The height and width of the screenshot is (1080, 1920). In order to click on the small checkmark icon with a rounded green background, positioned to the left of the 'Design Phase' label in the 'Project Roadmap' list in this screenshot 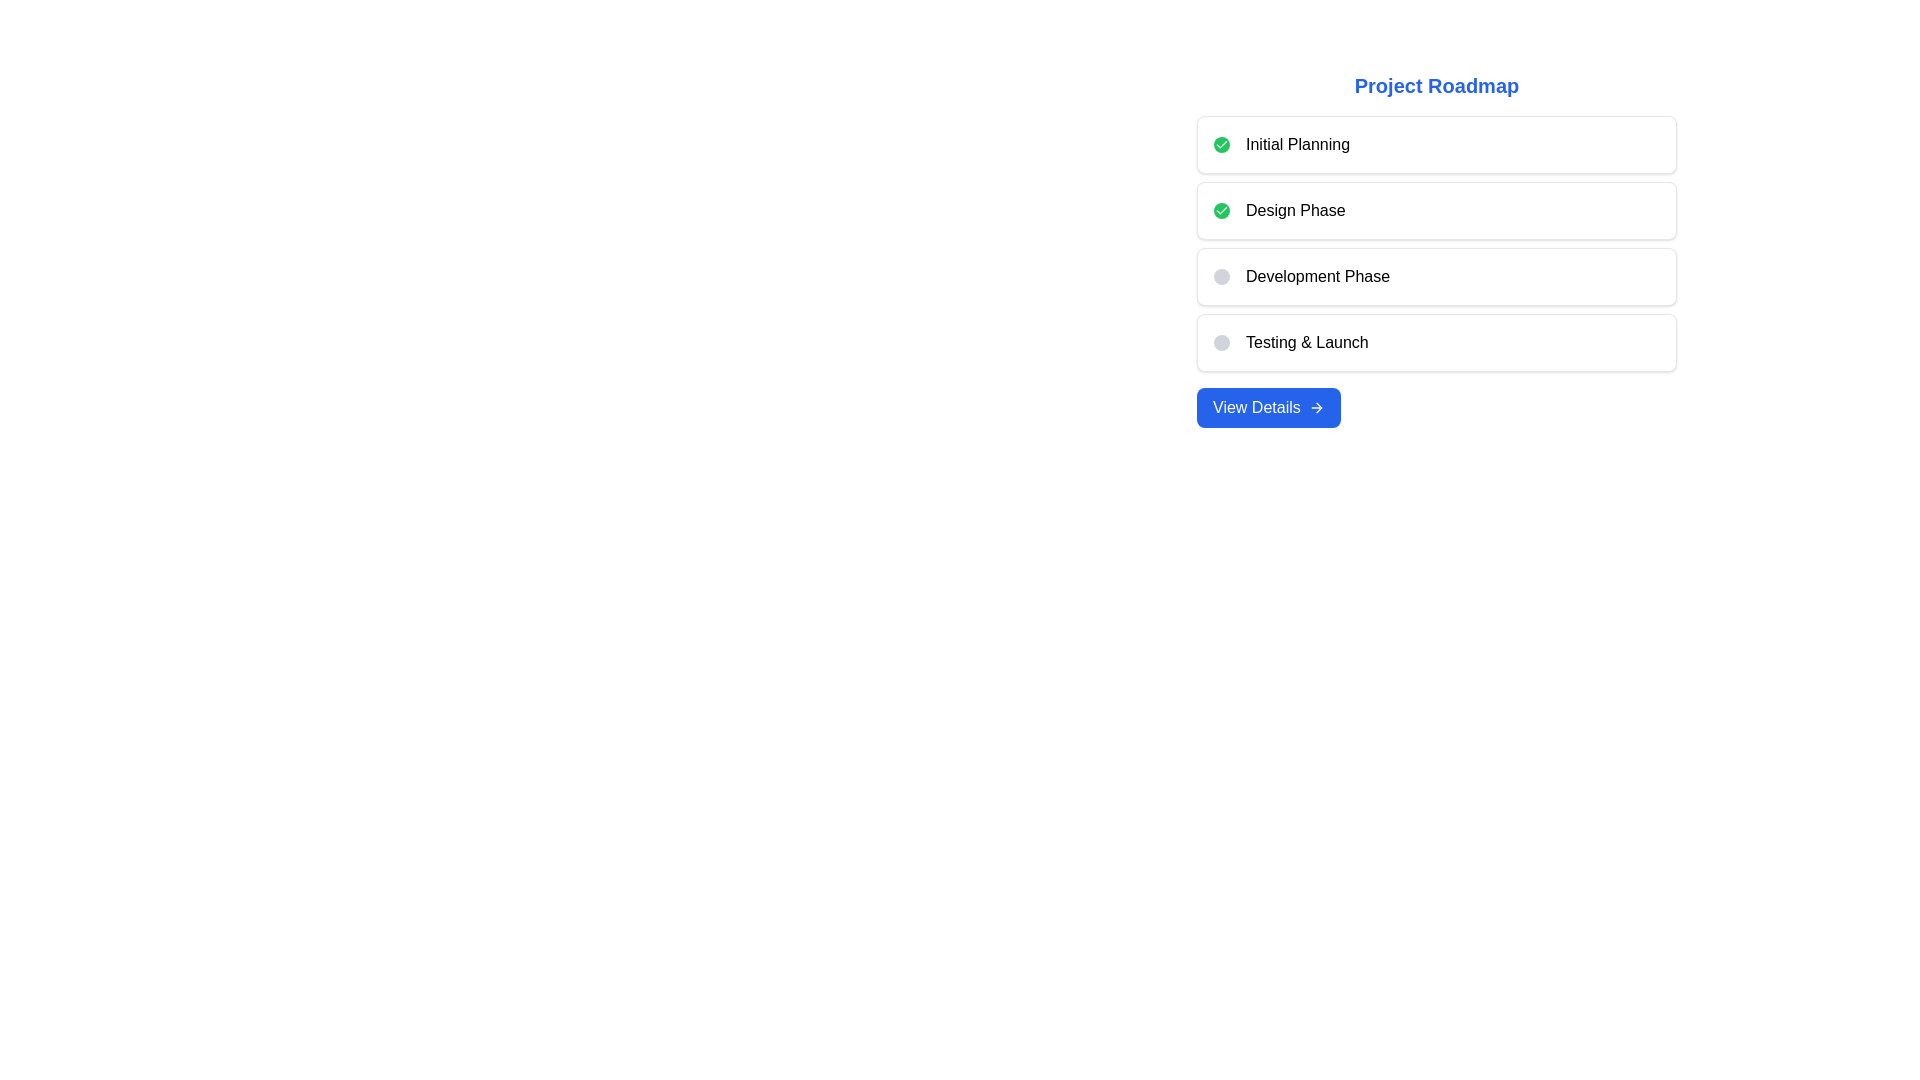, I will do `click(1221, 144)`.